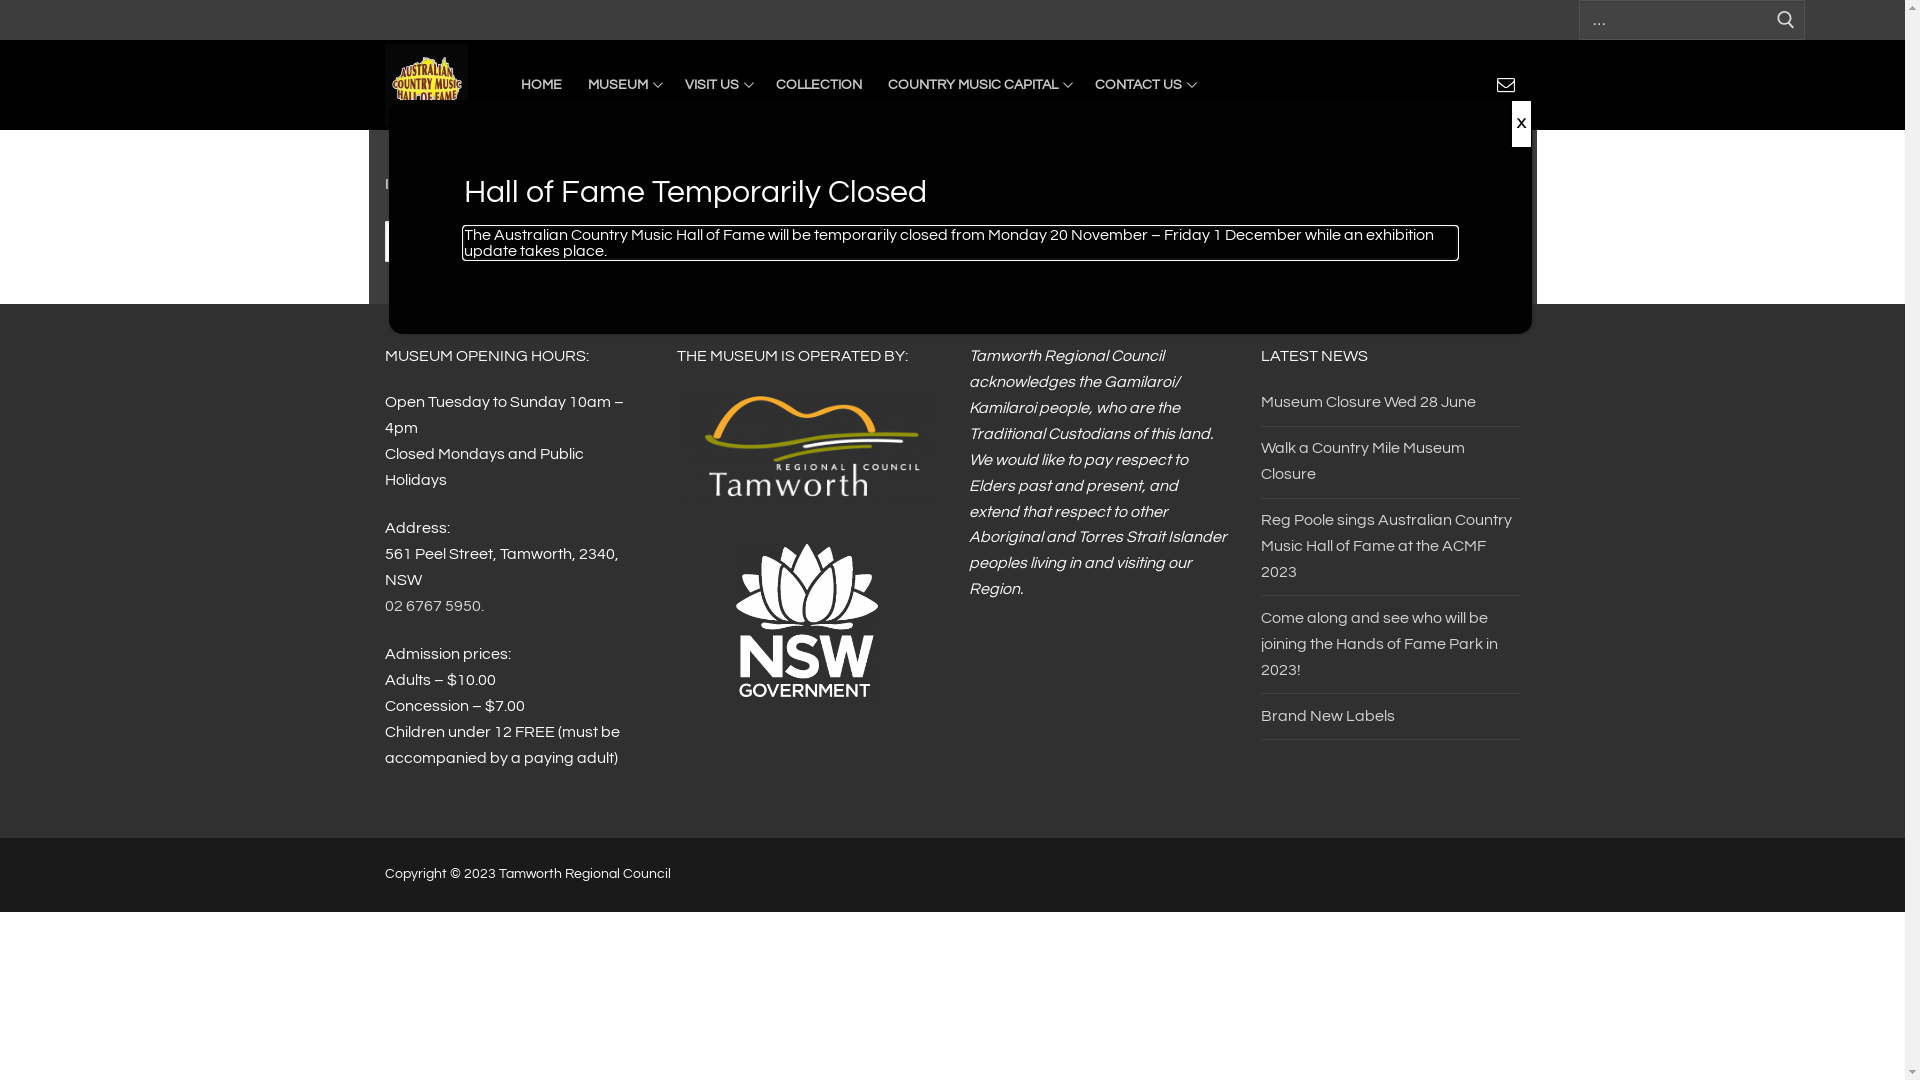  What do you see at coordinates (1389, 721) in the screenshot?
I see `'Brand New Labels'` at bounding box center [1389, 721].